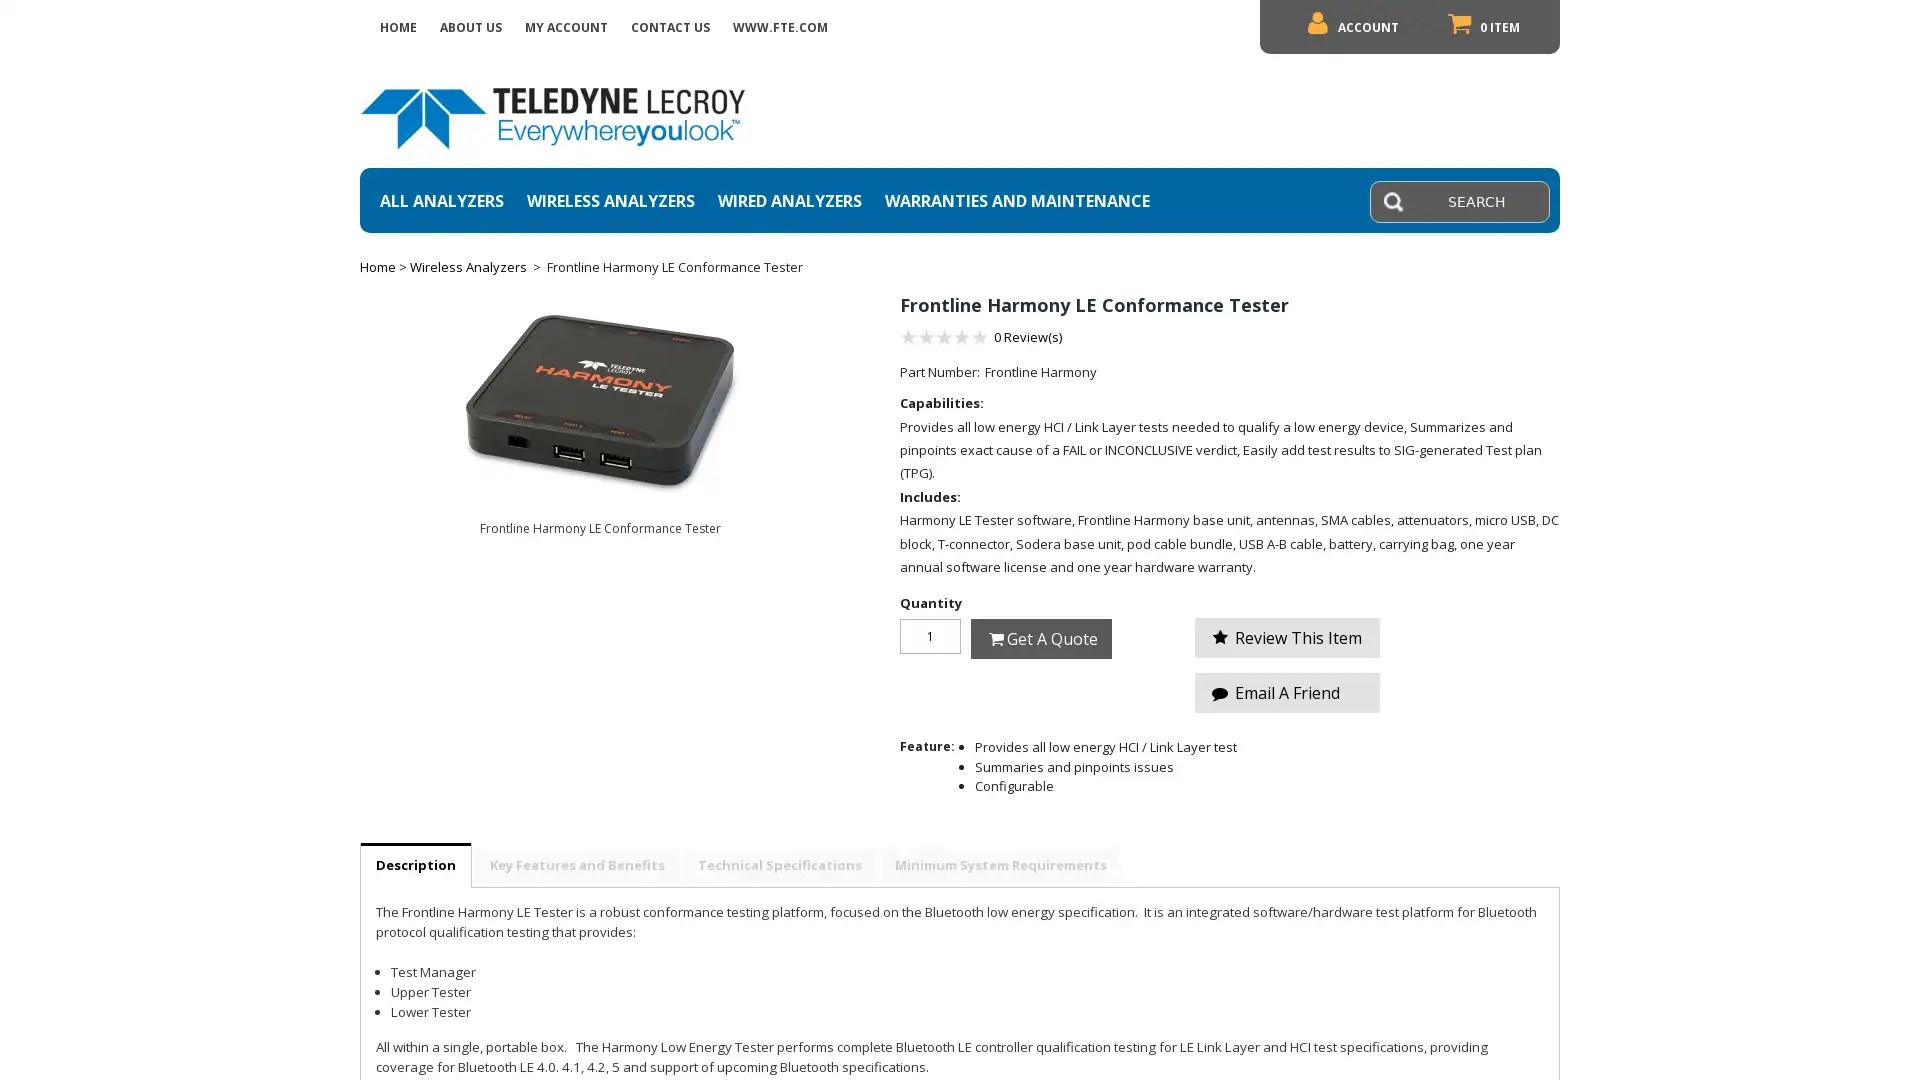 This screenshot has width=1920, height=1080. I want to click on Get A Quote, so click(1040, 637).